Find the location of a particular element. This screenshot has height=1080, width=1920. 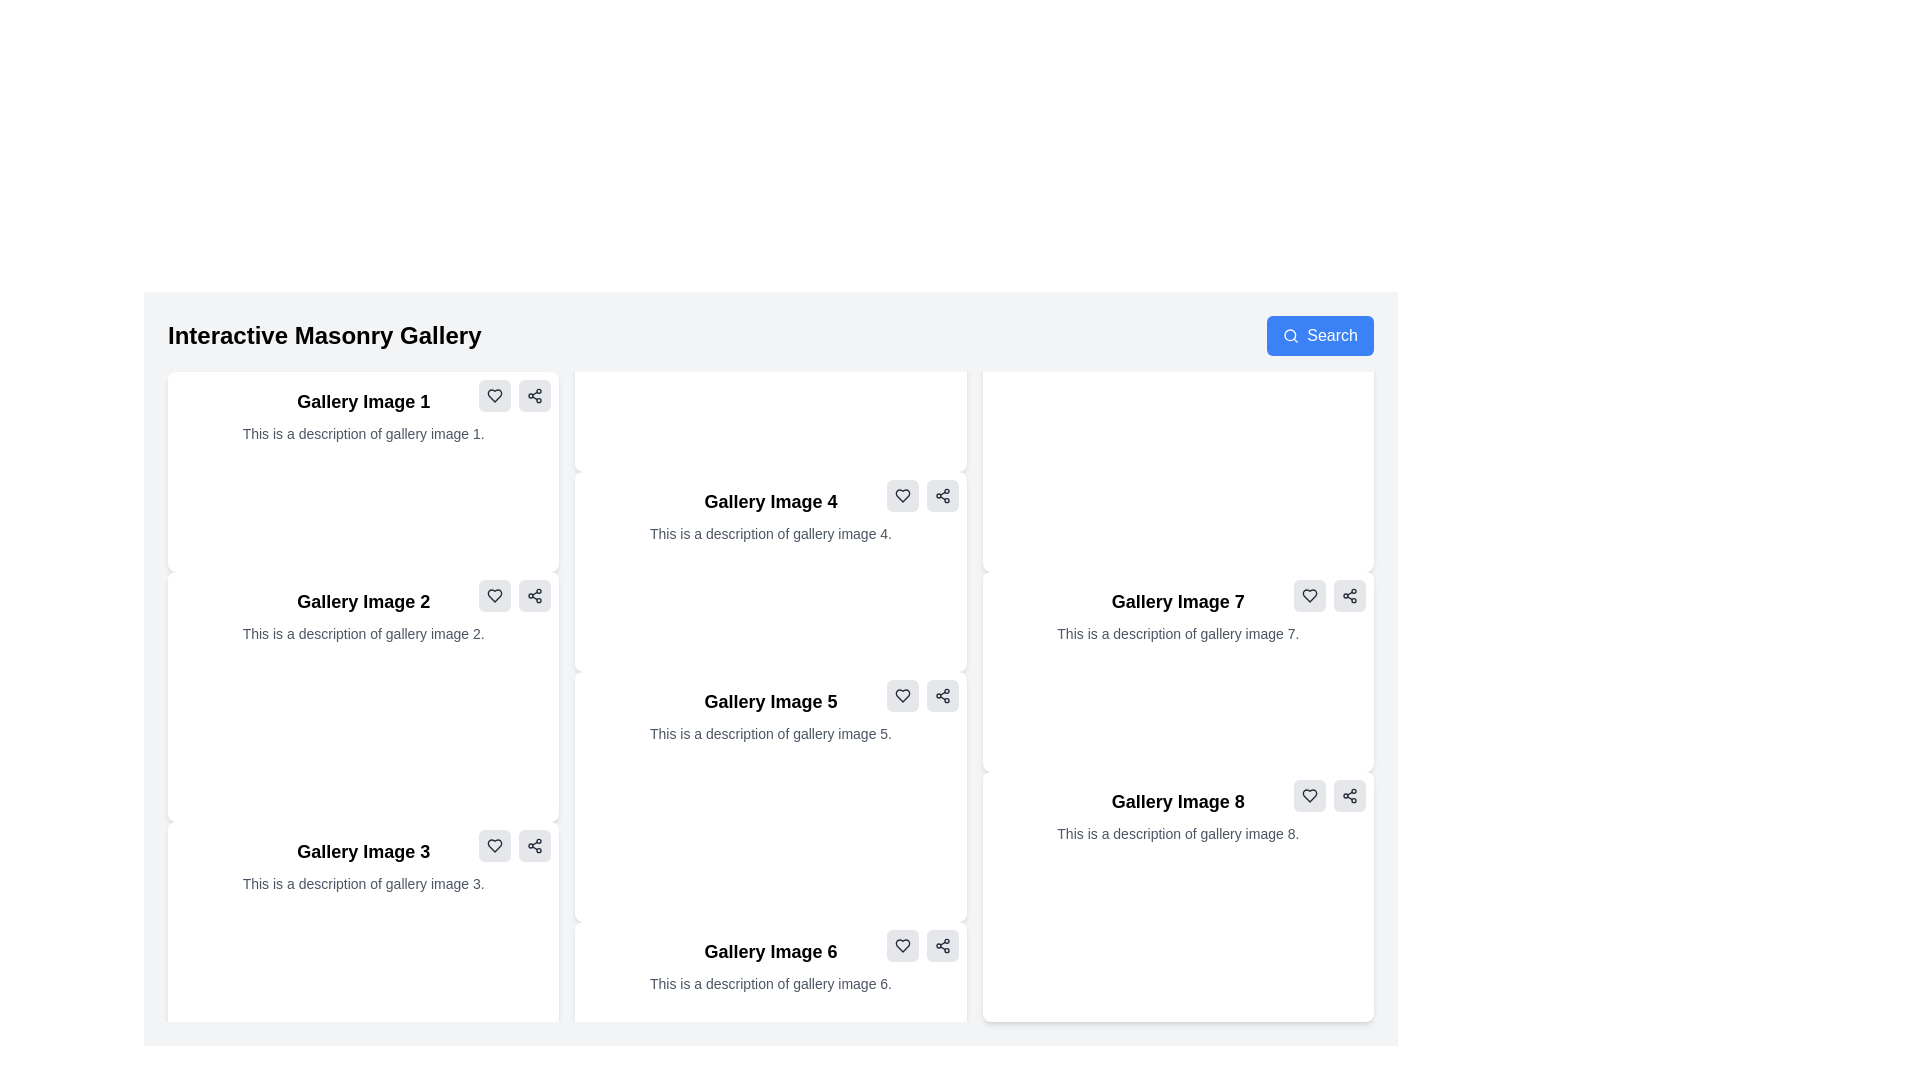

the share icon, which is an SVG-based icon featuring three interconnected circles and line segments, located in the card titled 'Gallery Image 3', near the heart icon is located at coordinates (535, 845).